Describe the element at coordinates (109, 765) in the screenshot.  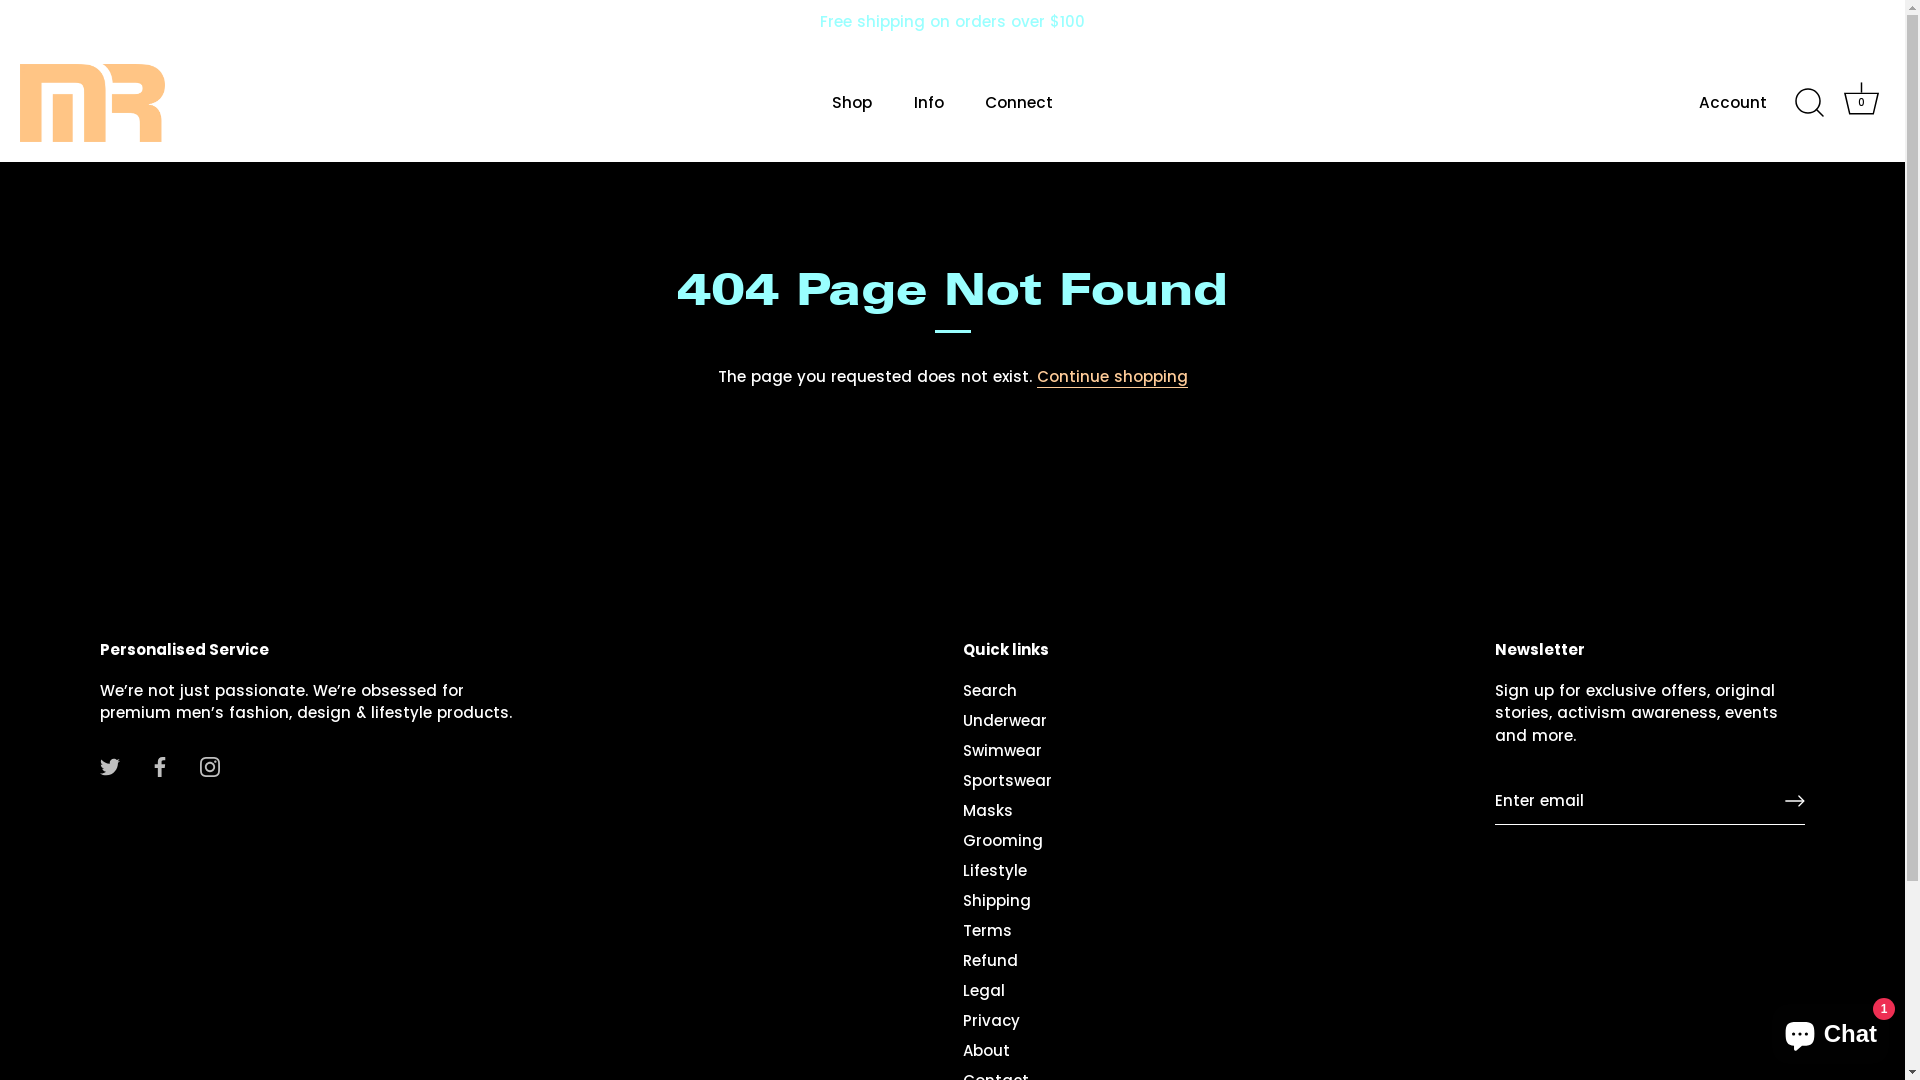
I see `'Twitter'` at that location.